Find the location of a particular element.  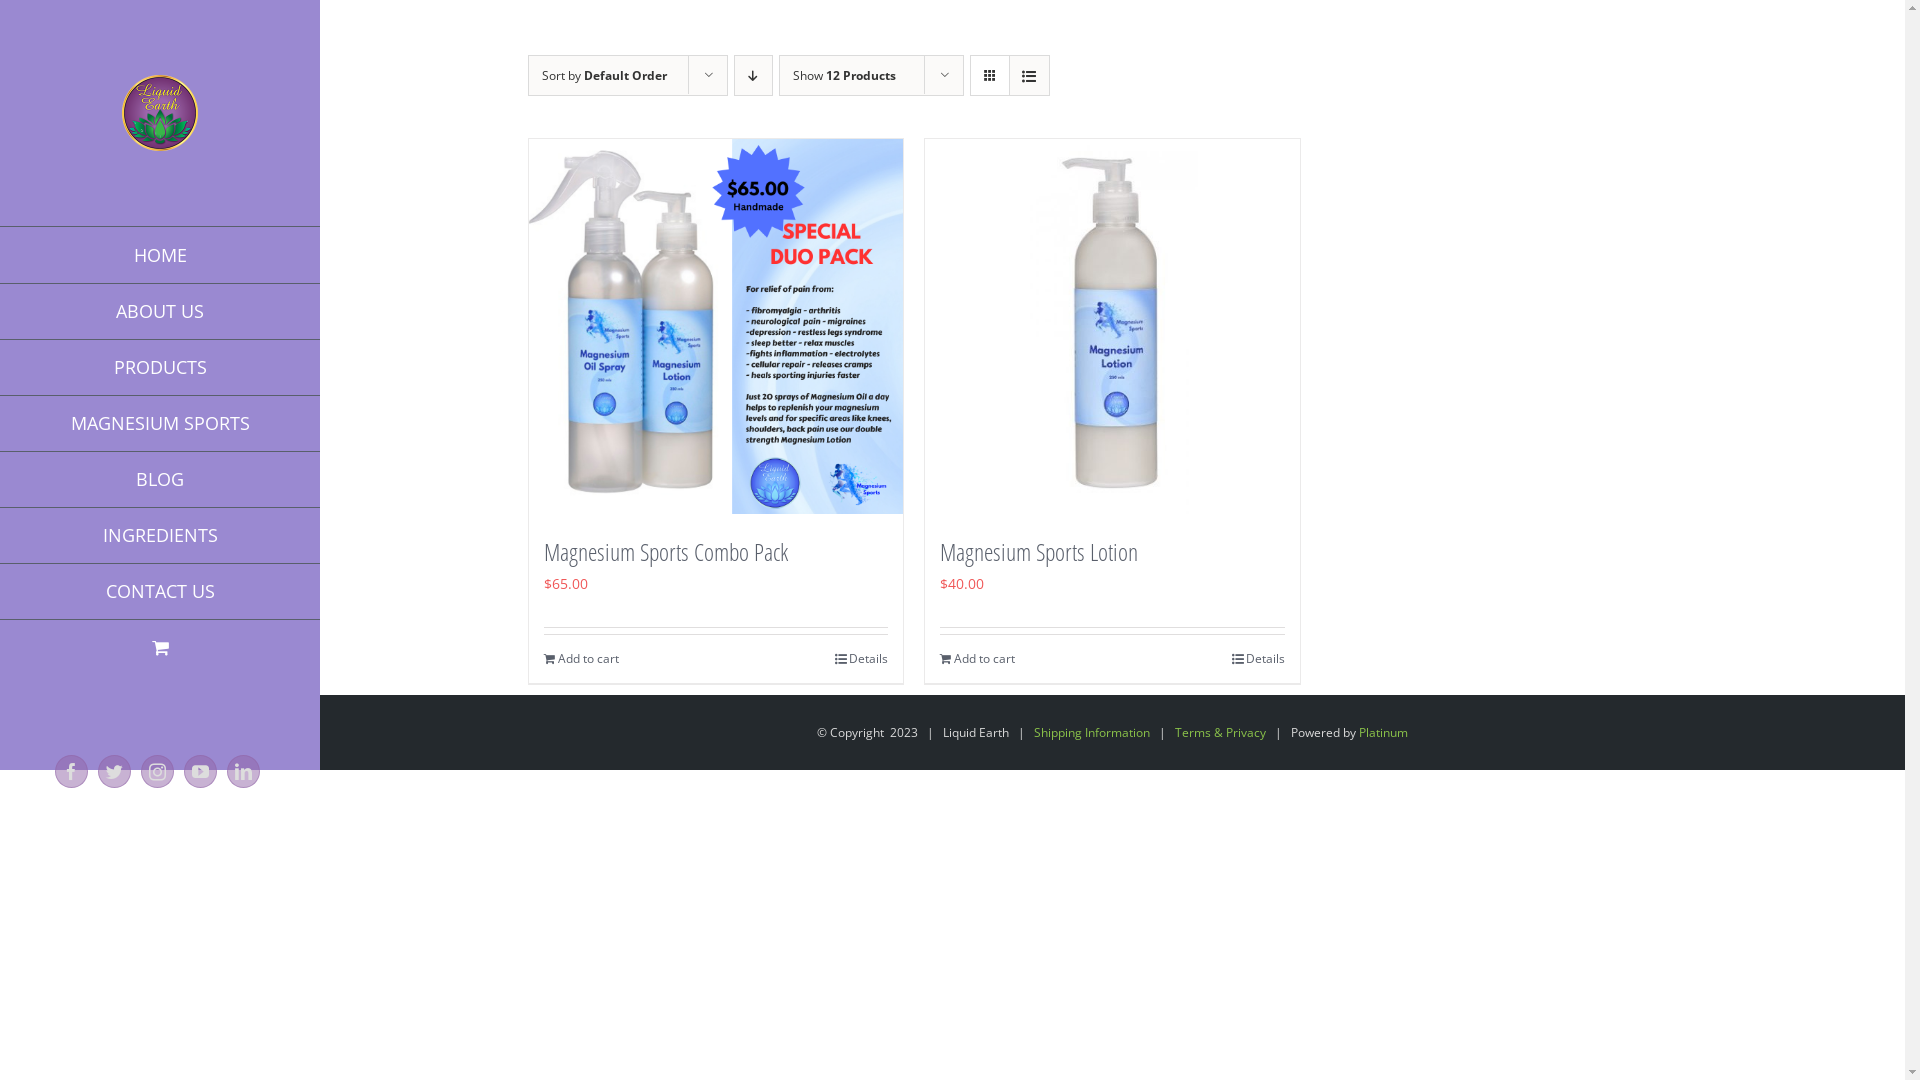

'Show 12 Products' is located at coordinates (843, 74).